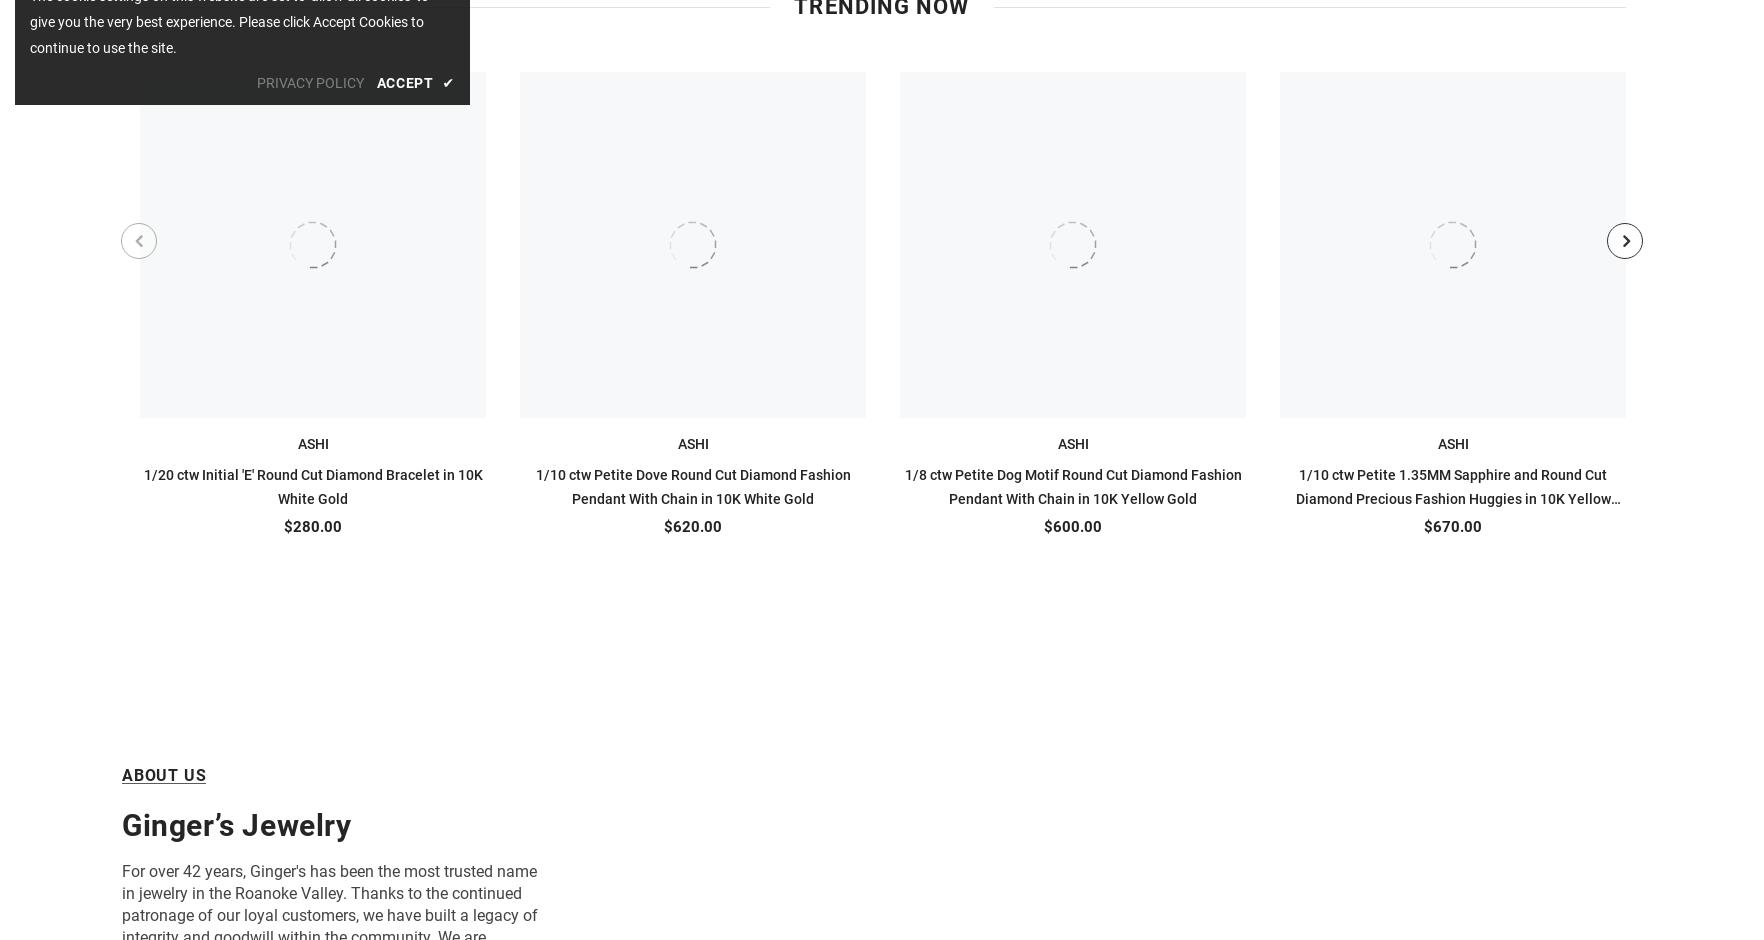  Describe the element at coordinates (191, 871) in the screenshot. I see `'42'` at that location.